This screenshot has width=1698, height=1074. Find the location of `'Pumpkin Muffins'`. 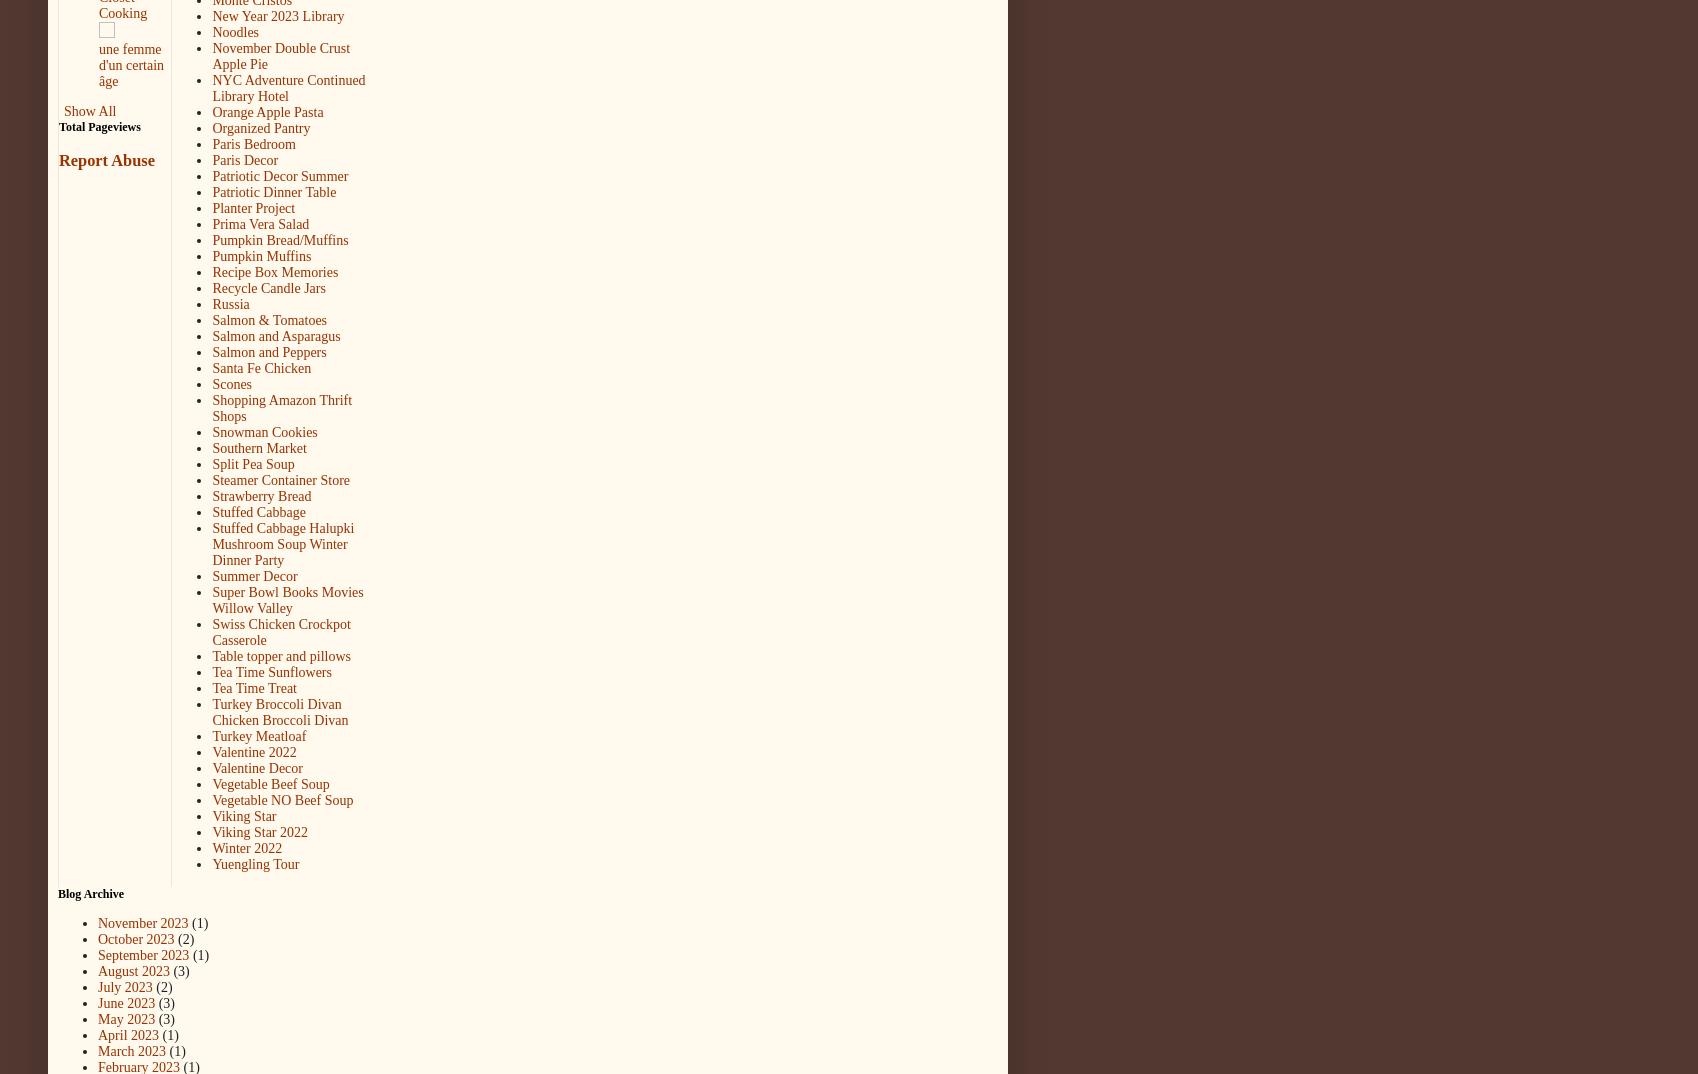

'Pumpkin Muffins' is located at coordinates (260, 255).